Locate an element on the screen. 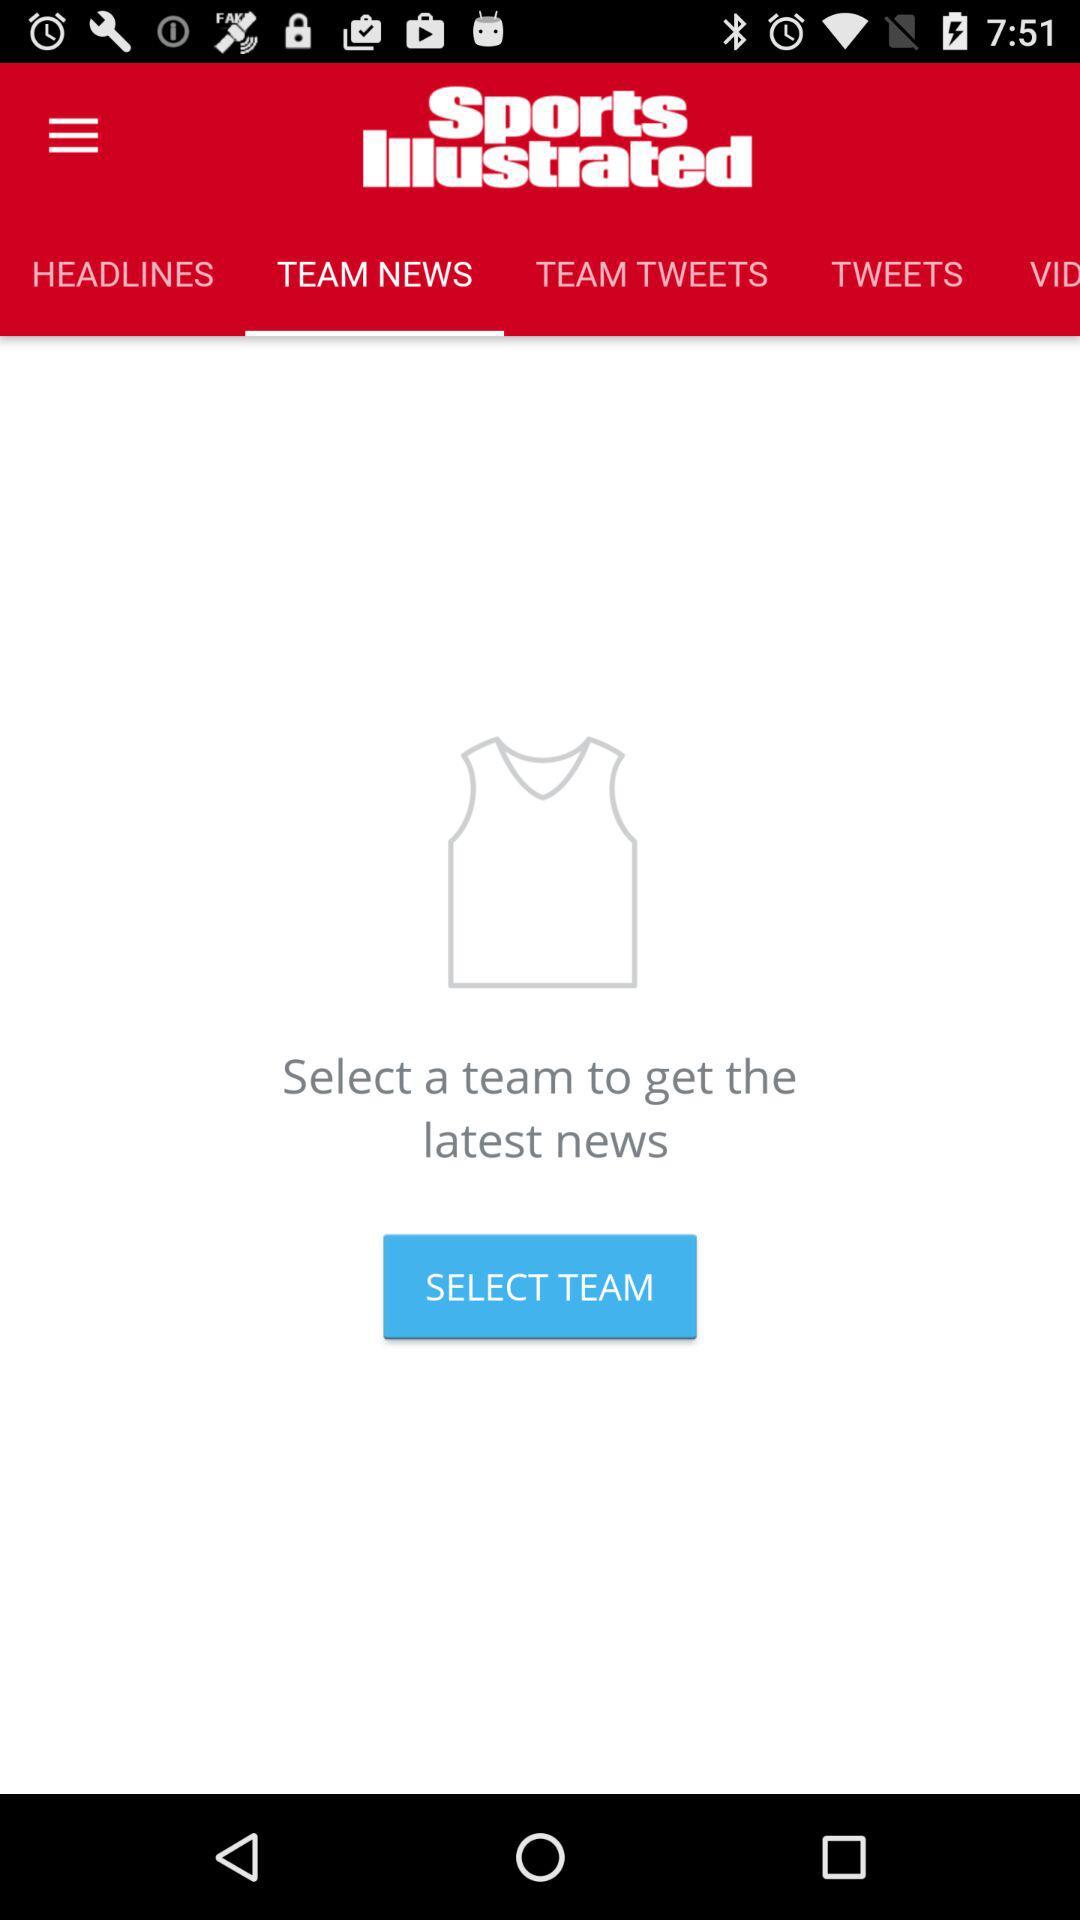 This screenshot has width=1080, height=1920. the item above the headlines is located at coordinates (72, 135).